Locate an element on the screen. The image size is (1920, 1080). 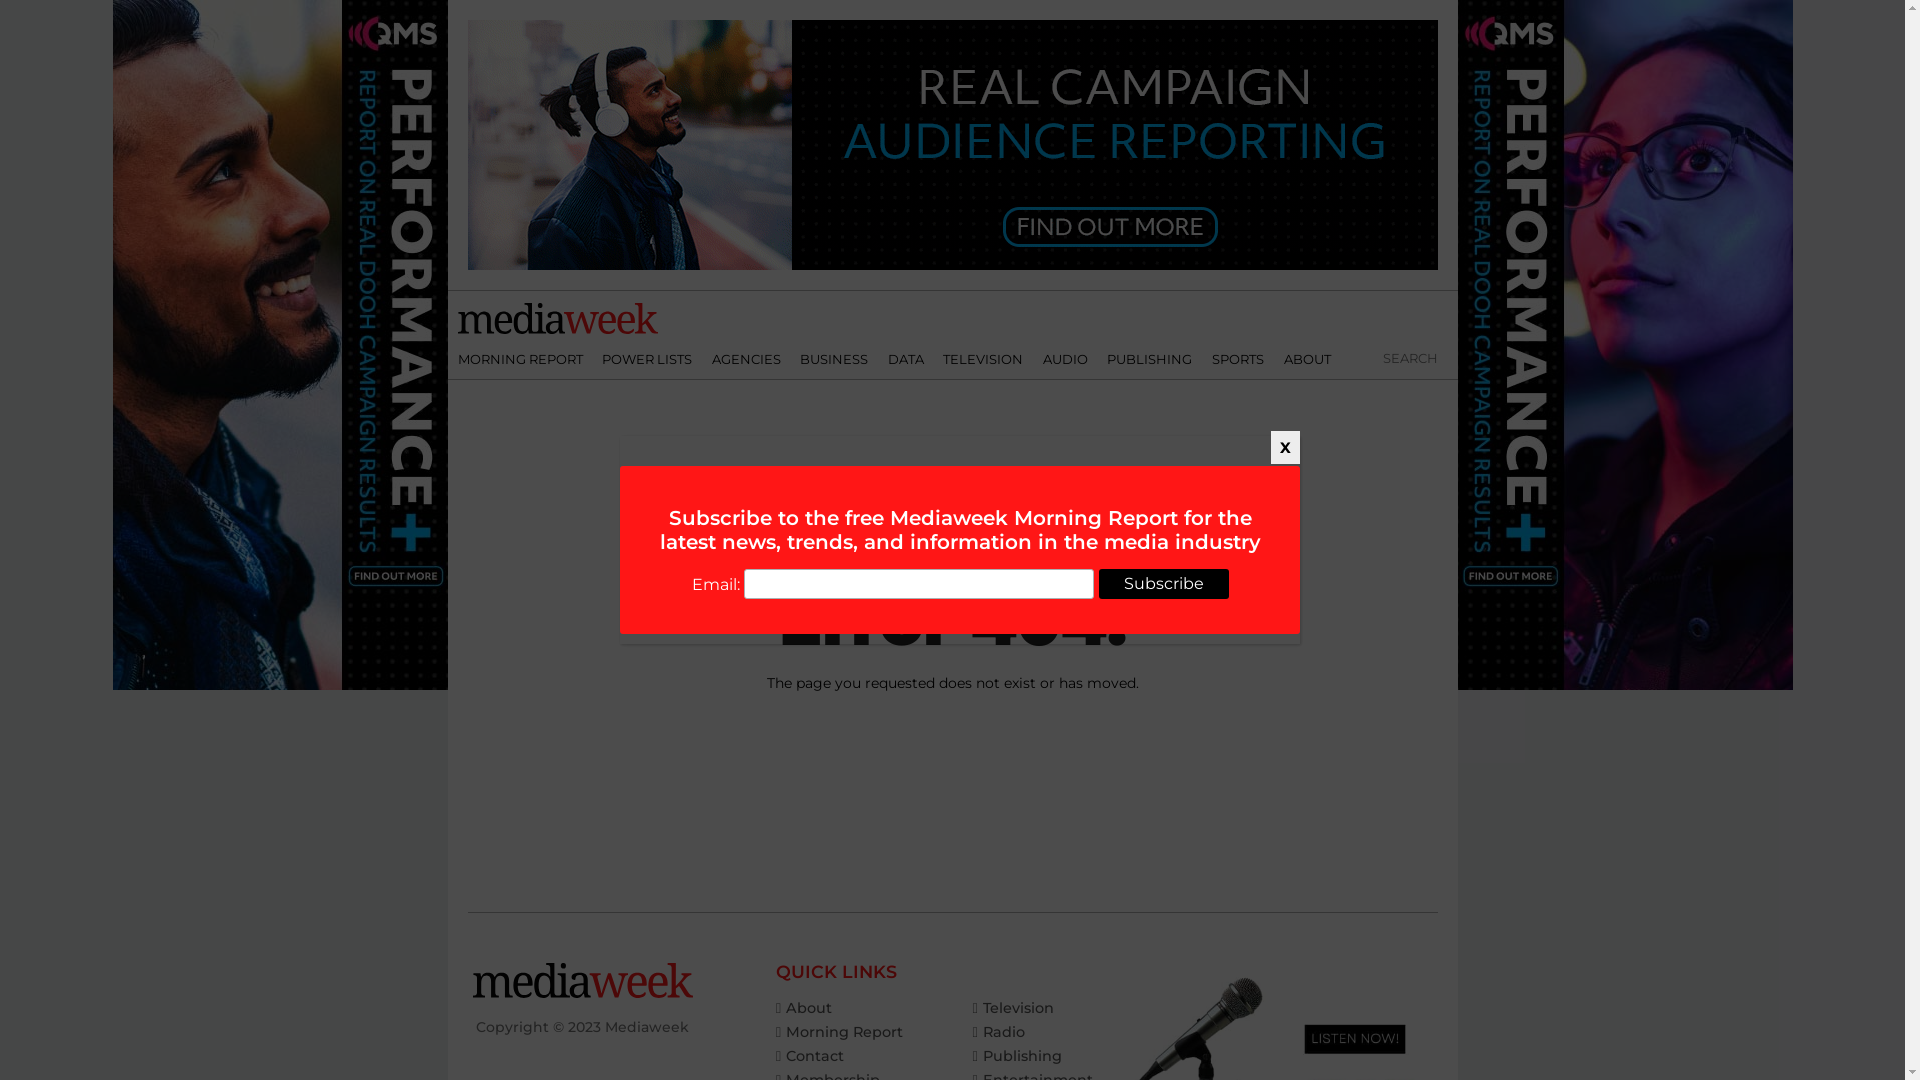
'3rd party ad content' is located at coordinates (952, 144).